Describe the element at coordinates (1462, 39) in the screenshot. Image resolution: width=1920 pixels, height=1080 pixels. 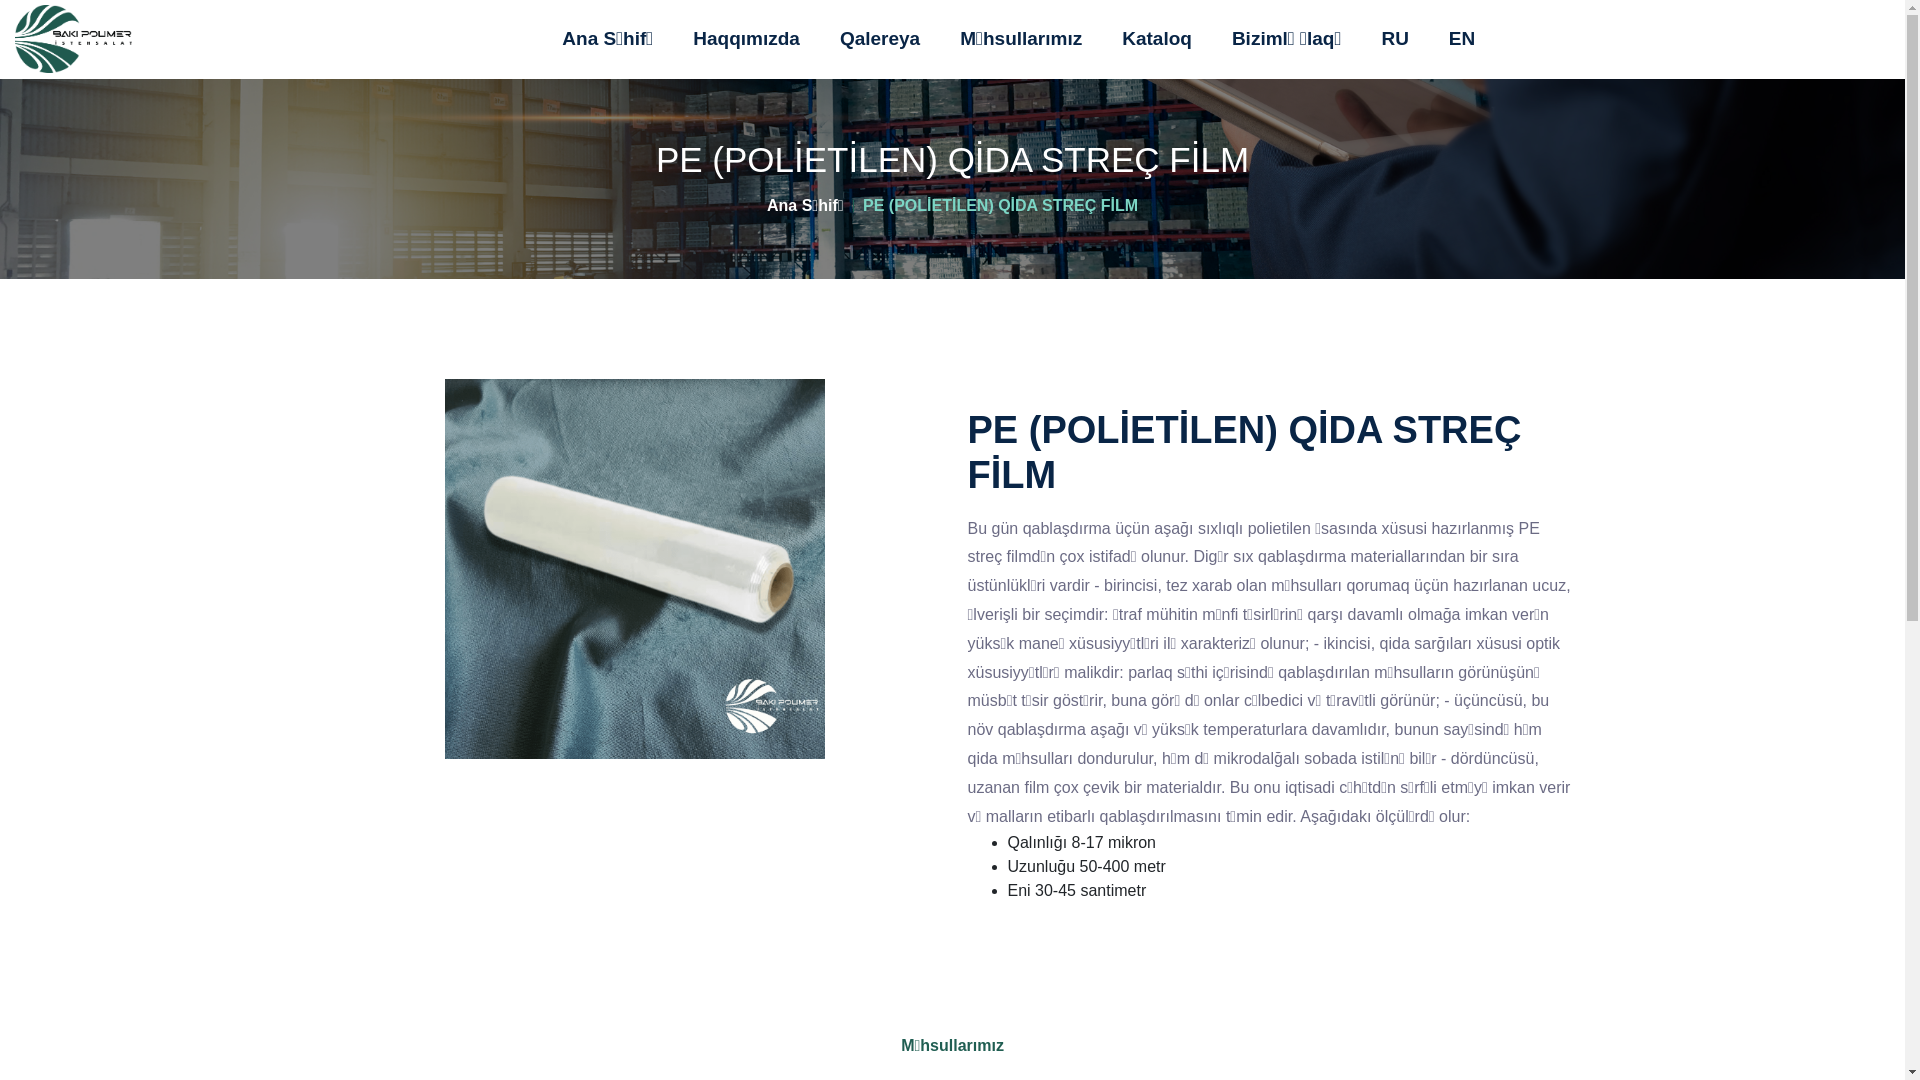
I see `'EN'` at that location.